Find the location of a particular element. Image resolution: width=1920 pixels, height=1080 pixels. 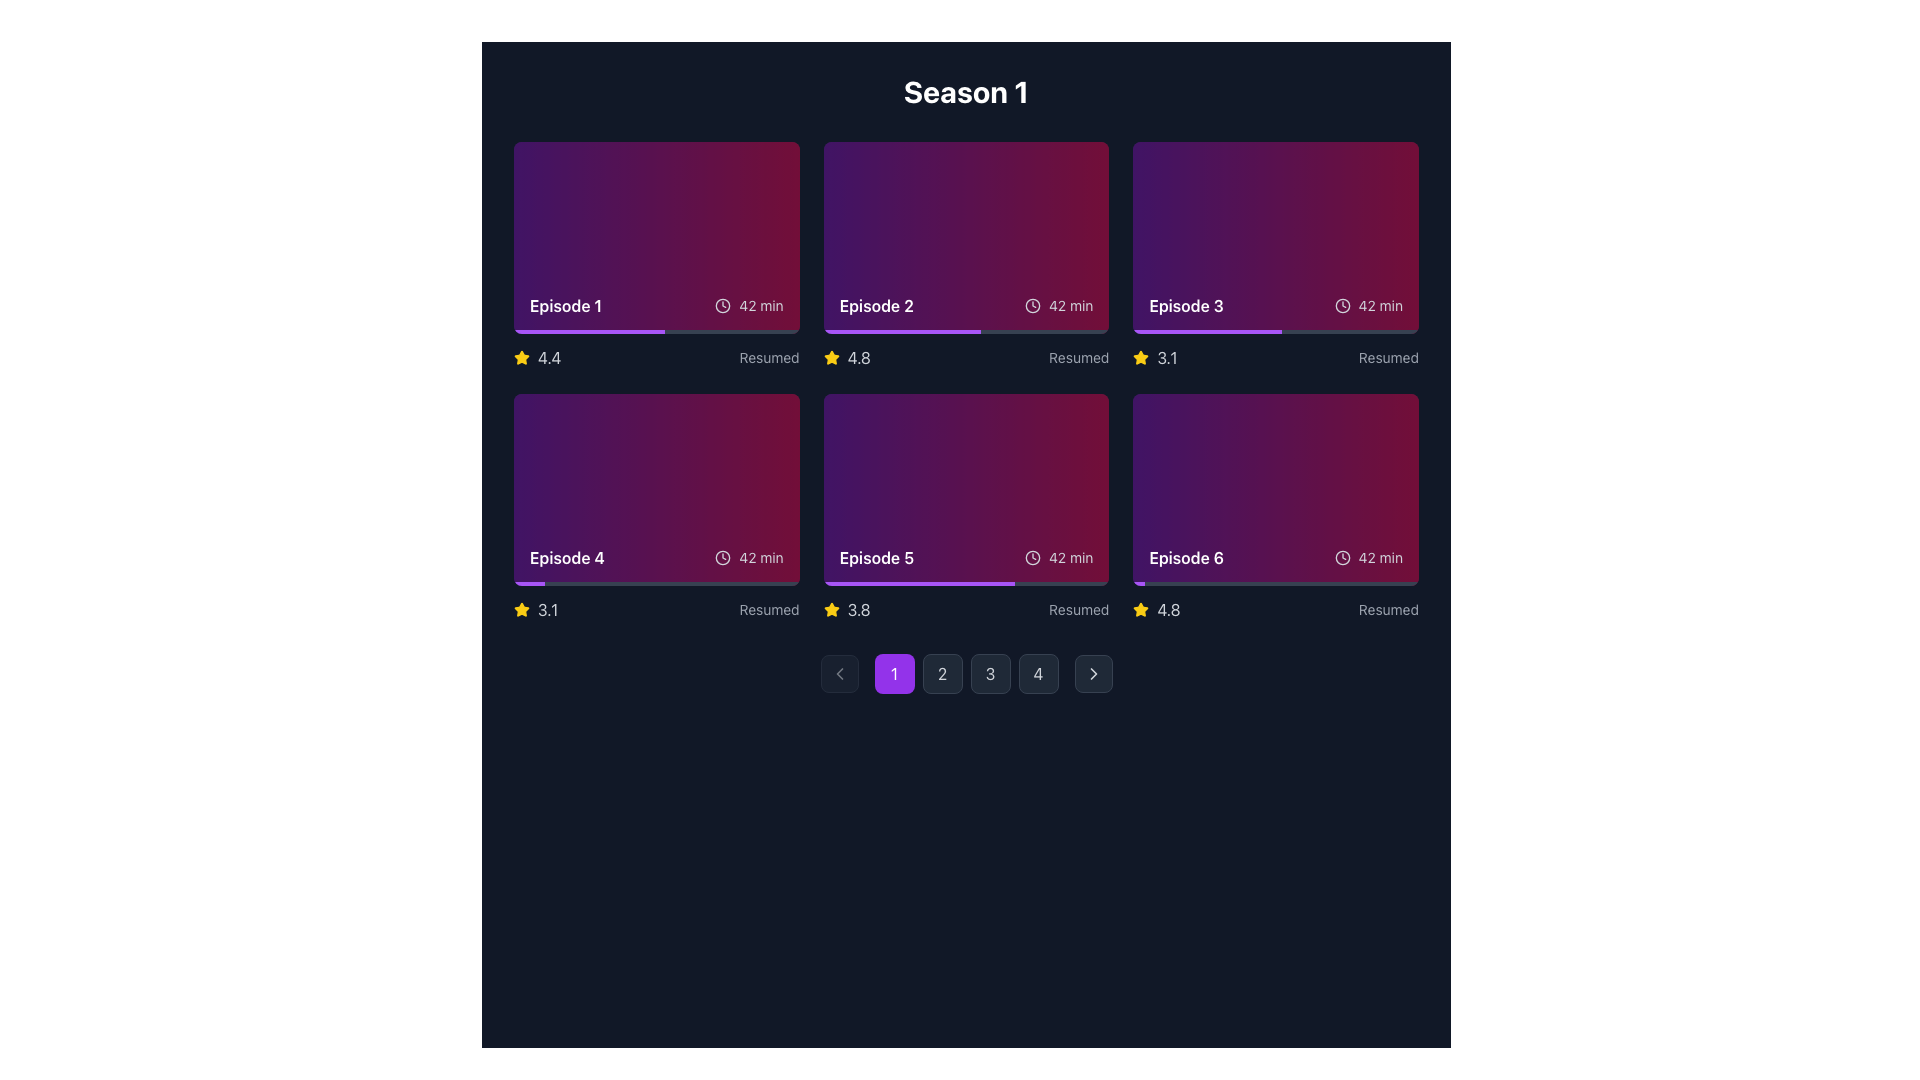

rating value from the text label of the Rating display component located in the lower-right section of the layout, corresponding to the sixth episode in a grid is located at coordinates (1156, 608).